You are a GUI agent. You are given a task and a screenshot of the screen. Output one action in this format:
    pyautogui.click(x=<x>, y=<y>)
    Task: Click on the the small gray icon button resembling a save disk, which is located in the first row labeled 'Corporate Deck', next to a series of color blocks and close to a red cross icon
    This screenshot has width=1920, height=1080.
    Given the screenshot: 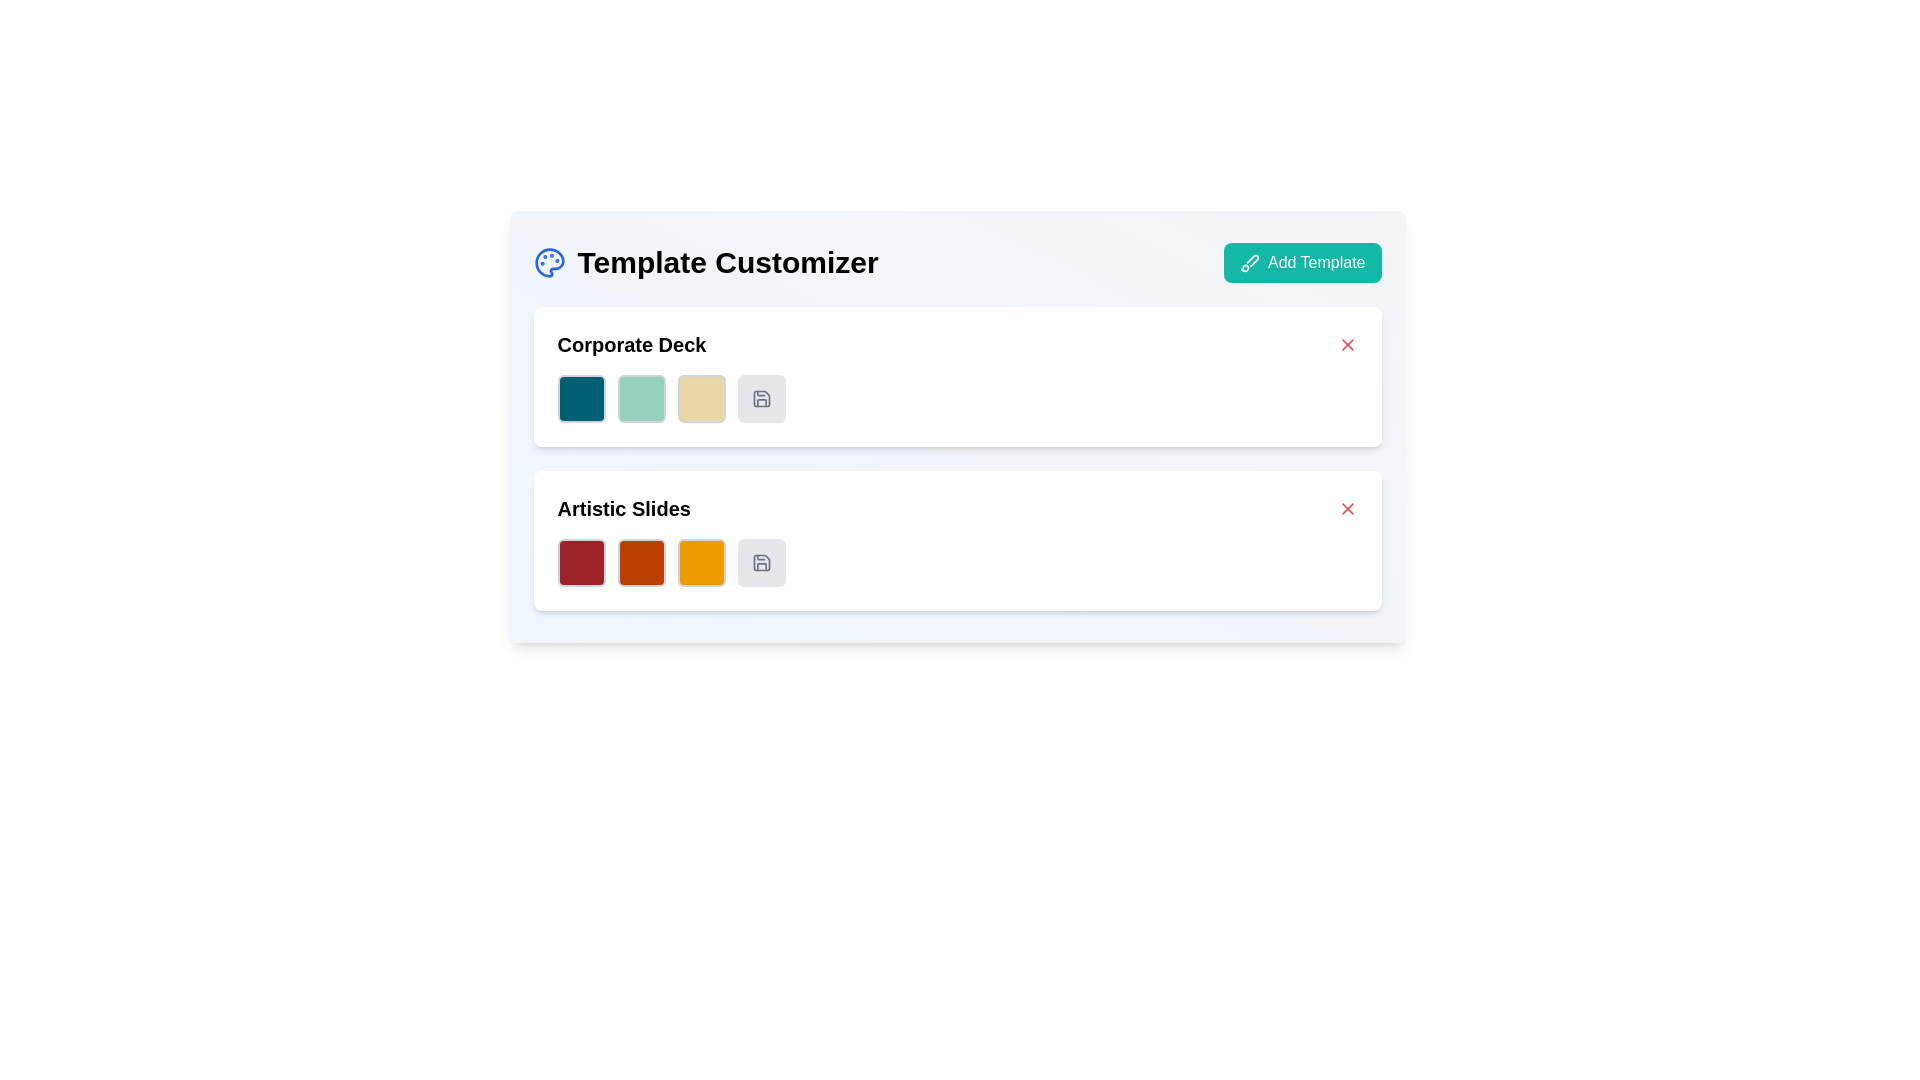 What is the action you would take?
    pyautogui.click(x=760, y=398)
    